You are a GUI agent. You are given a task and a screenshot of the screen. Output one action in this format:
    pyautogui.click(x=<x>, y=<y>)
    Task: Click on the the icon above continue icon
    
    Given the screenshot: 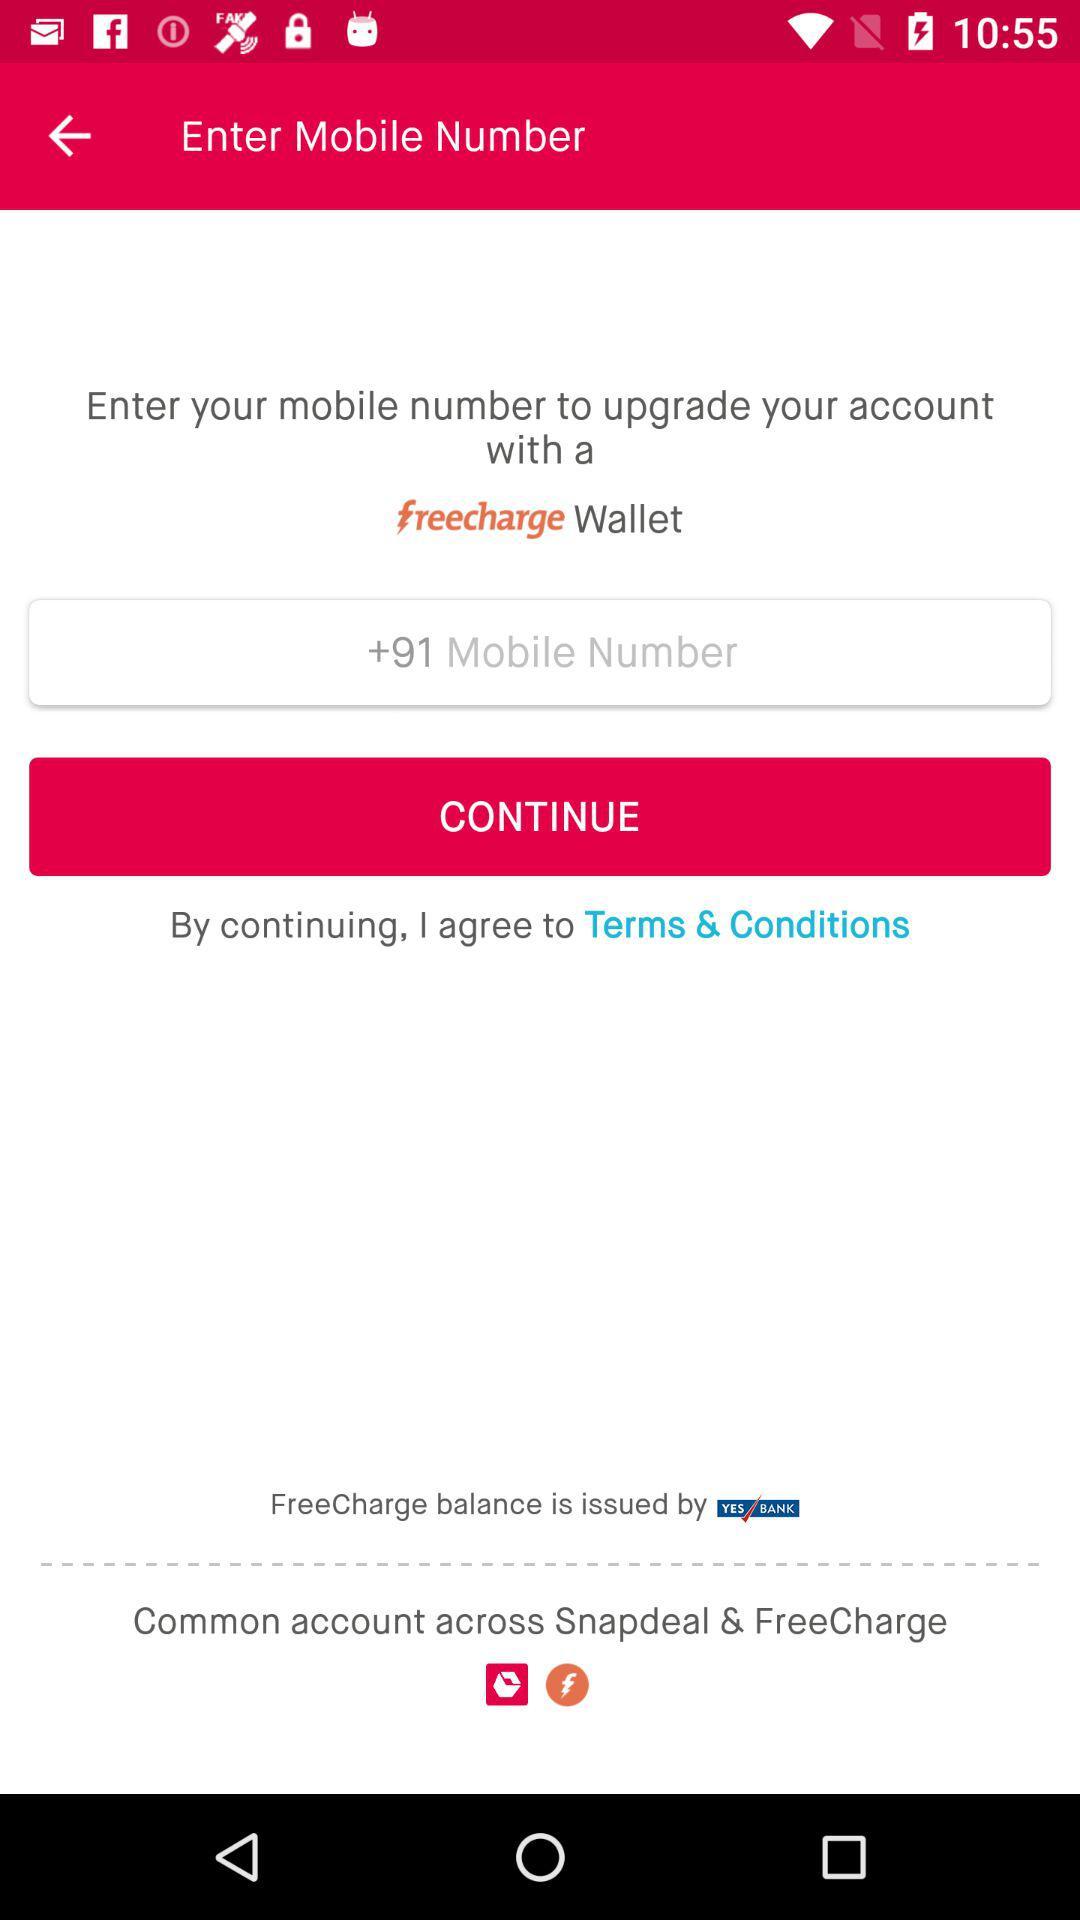 What is the action you would take?
    pyautogui.click(x=393, y=652)
    